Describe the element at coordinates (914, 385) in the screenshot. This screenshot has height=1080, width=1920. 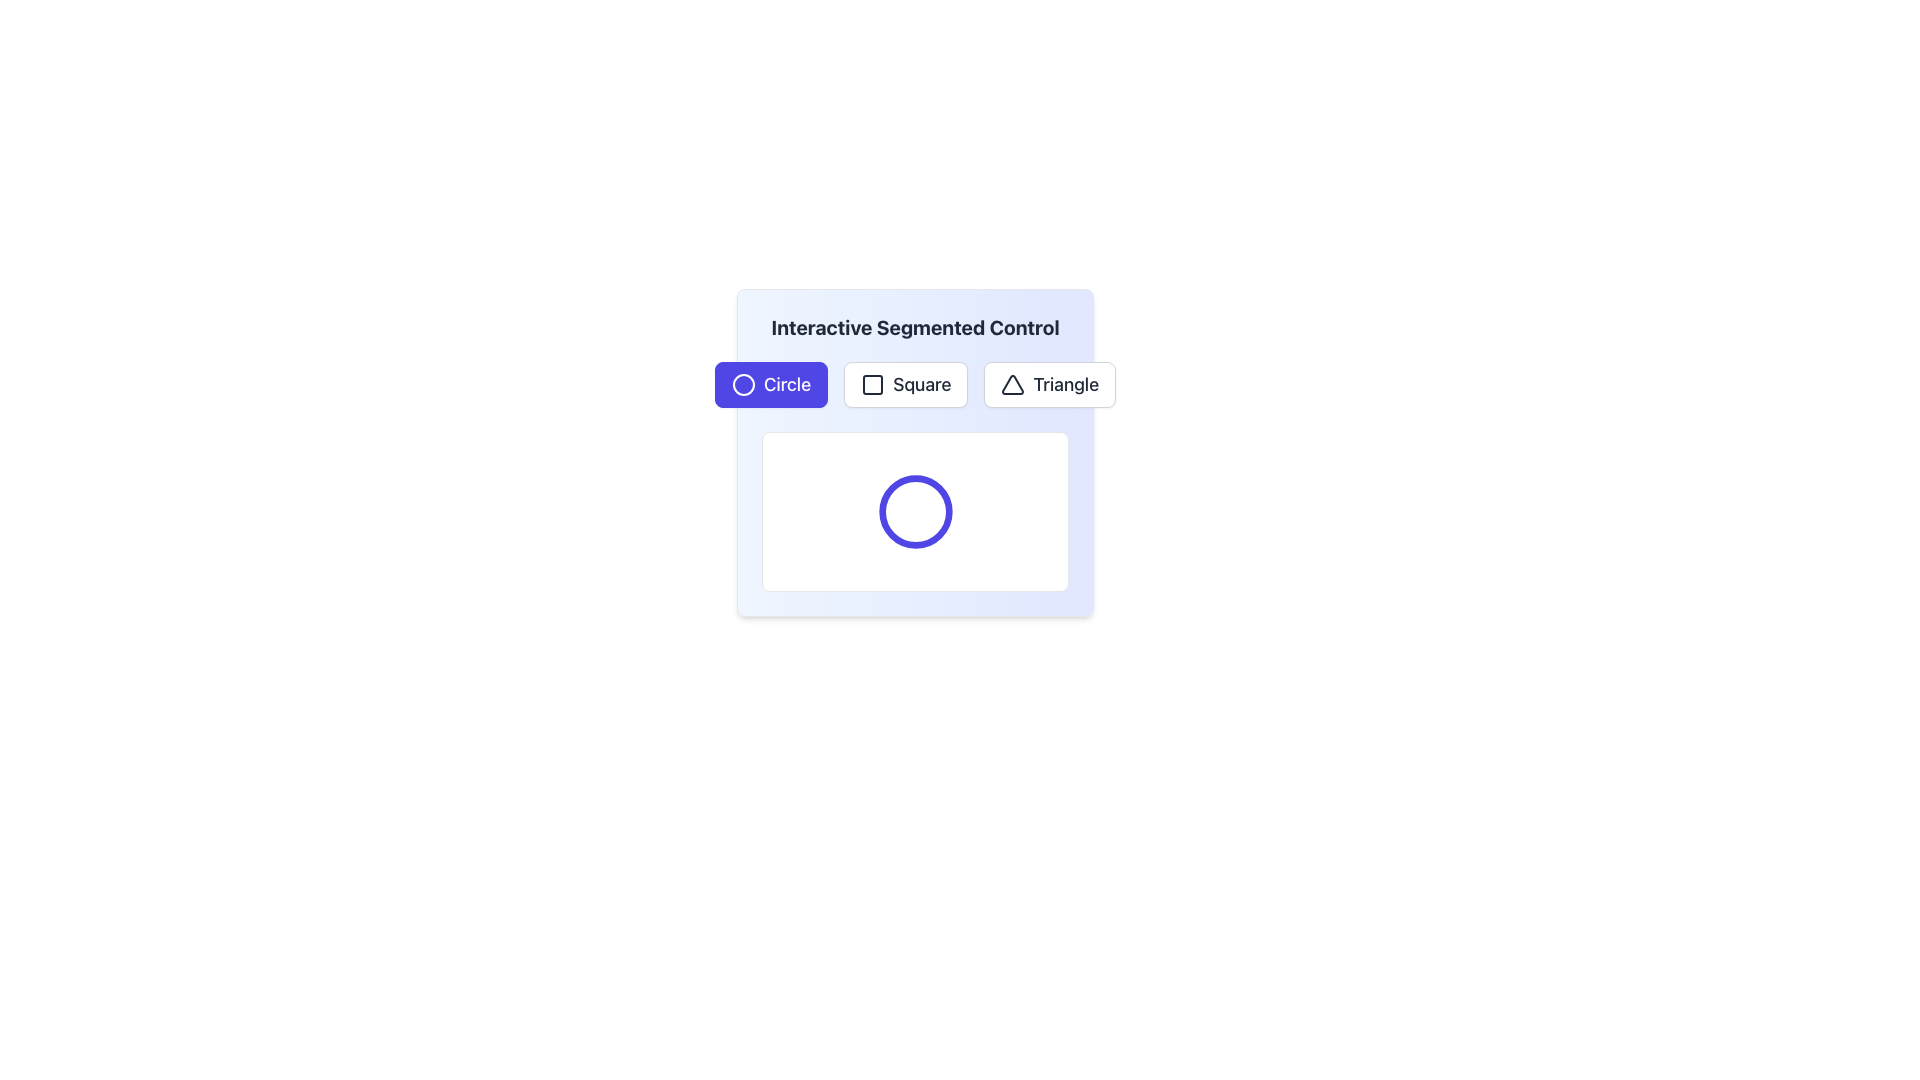
I see `the 'Square' button in the segmented control` at that location.